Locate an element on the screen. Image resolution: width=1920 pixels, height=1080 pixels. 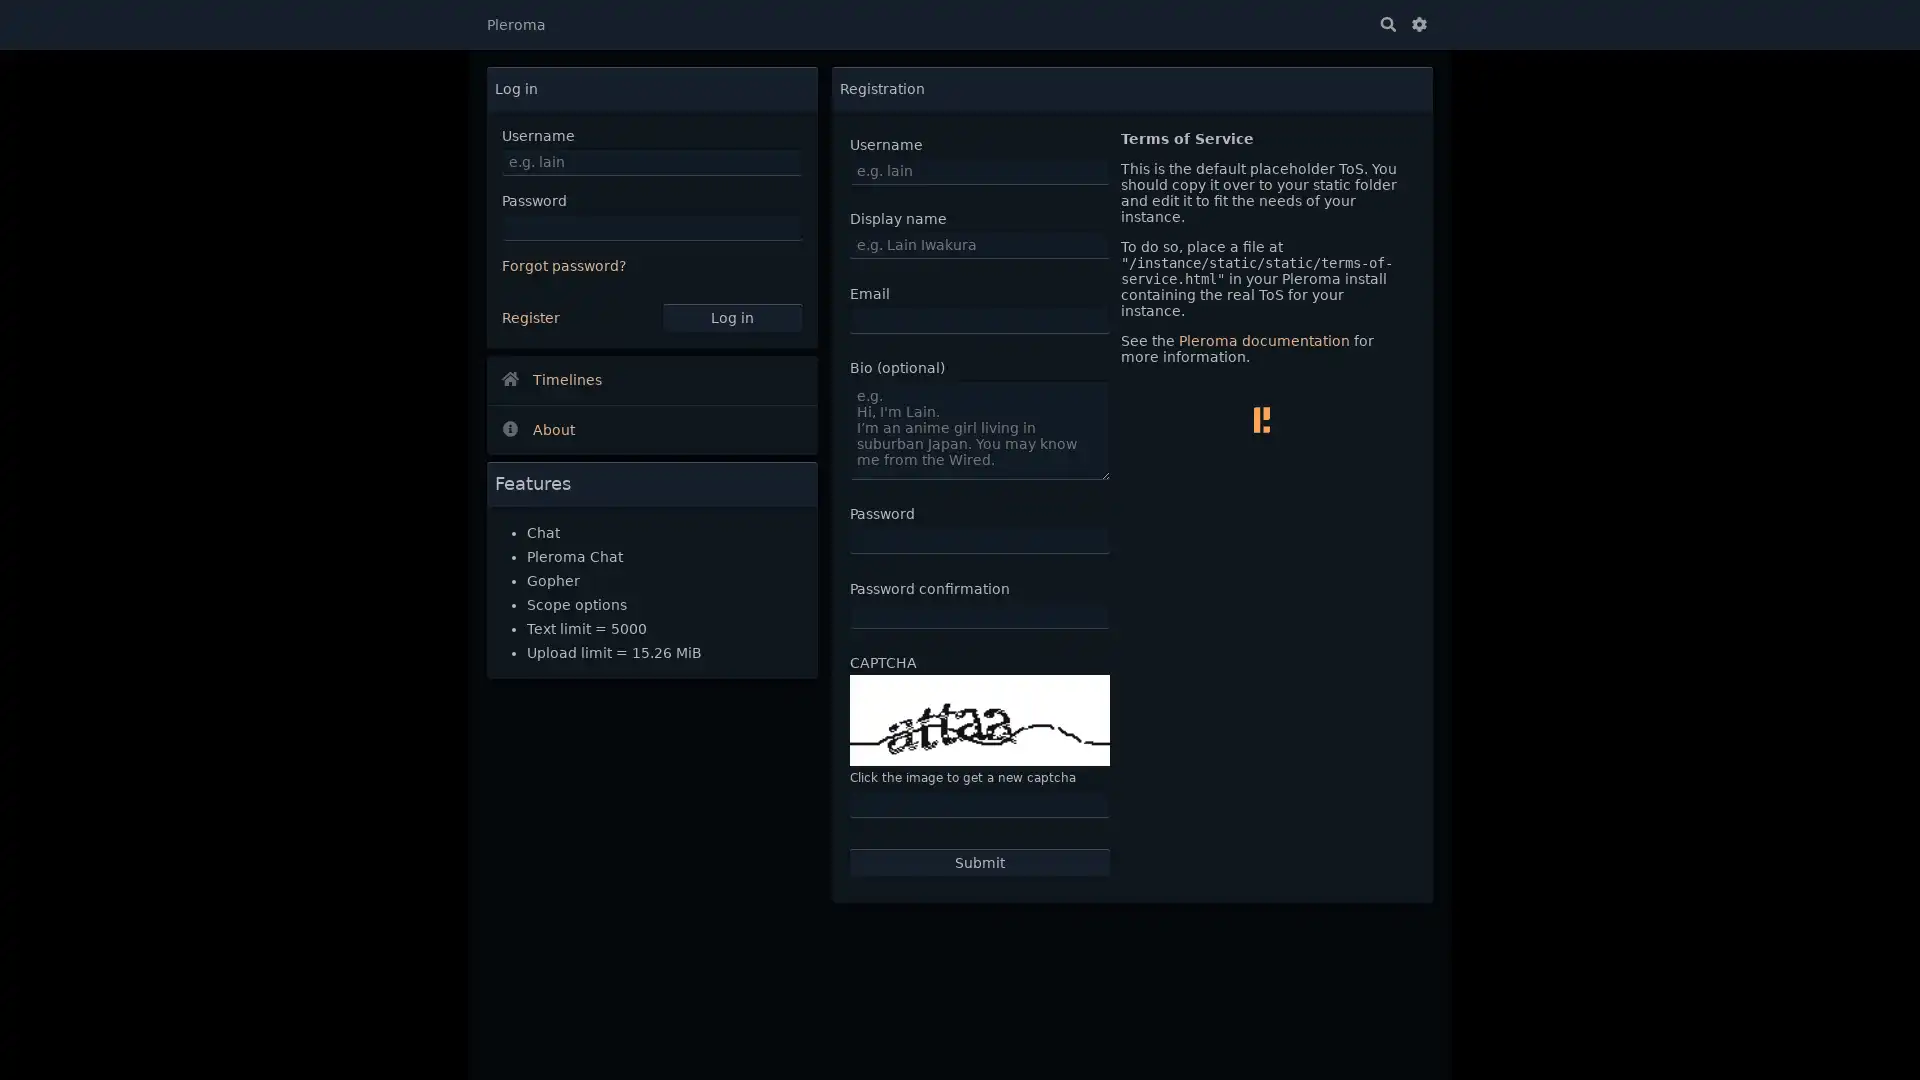
Log in is located at coordinates (730, 316).